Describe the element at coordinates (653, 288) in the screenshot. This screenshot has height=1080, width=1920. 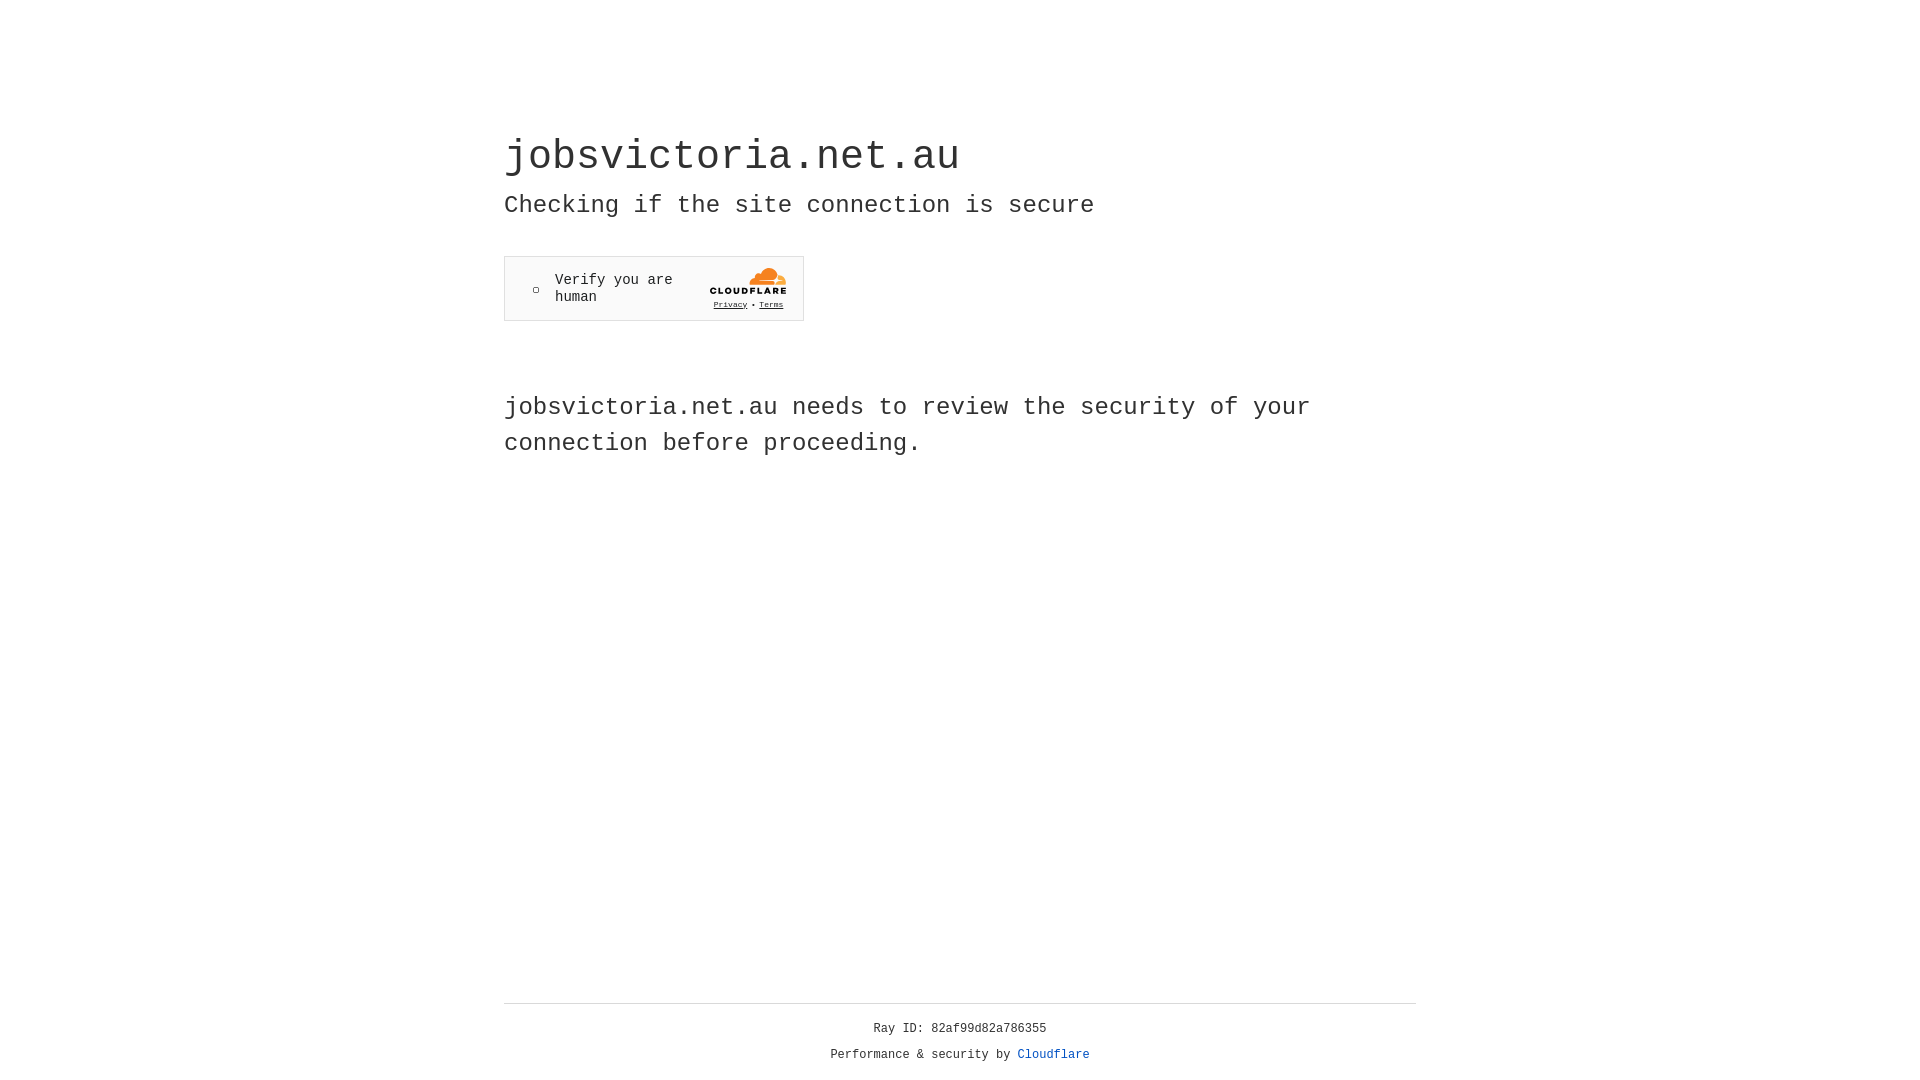
I see `'Widget containing a Cloudflare security challenge'` at that location.